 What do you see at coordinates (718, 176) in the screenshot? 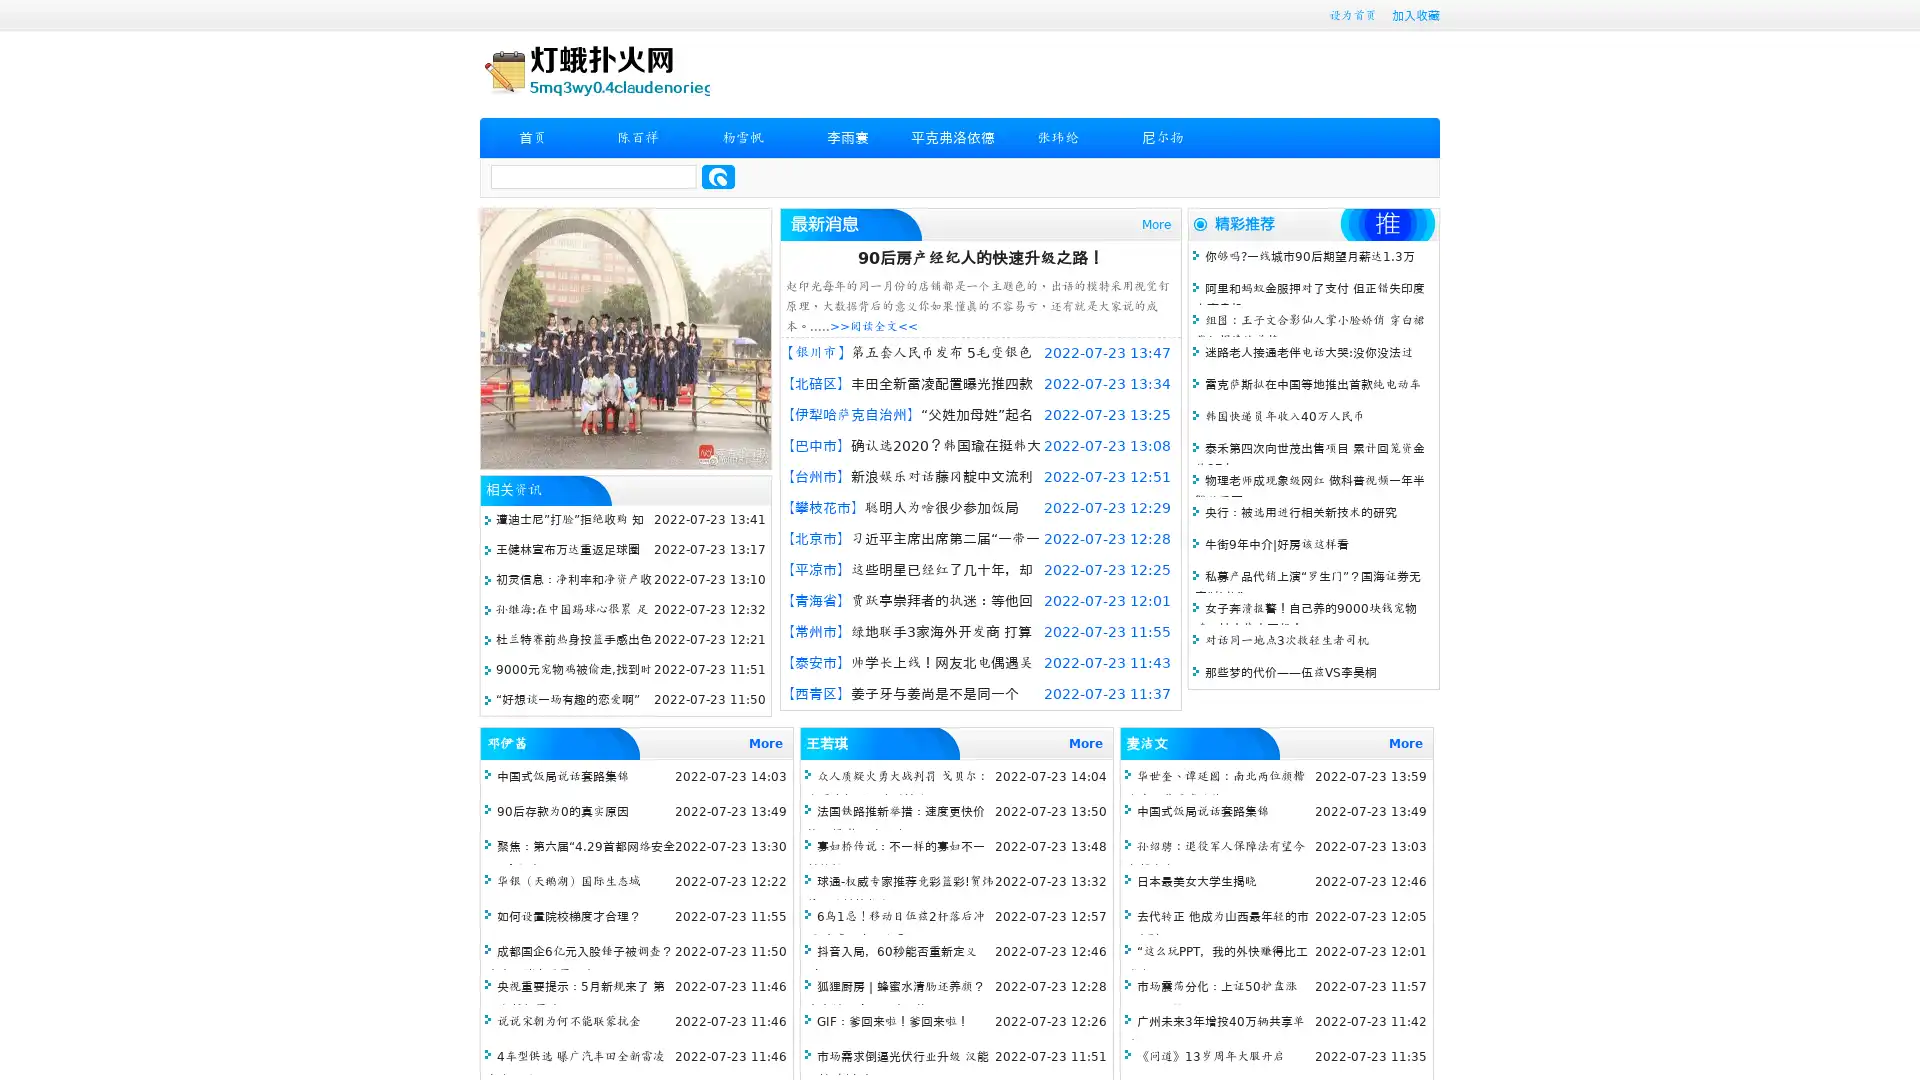
I see `Search` at bounding box center [718, 176].